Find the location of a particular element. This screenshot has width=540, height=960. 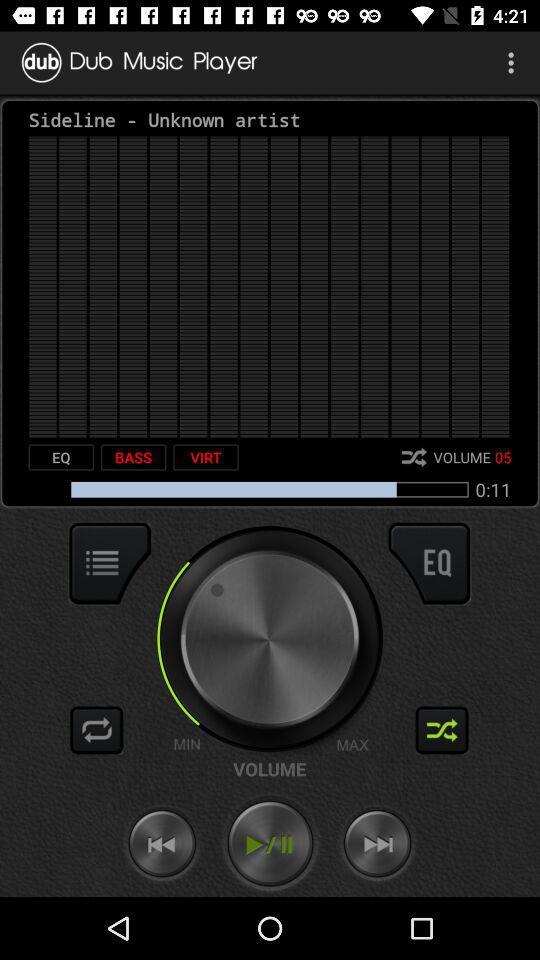

item next to the  bass is located at coordinates (61, 457).